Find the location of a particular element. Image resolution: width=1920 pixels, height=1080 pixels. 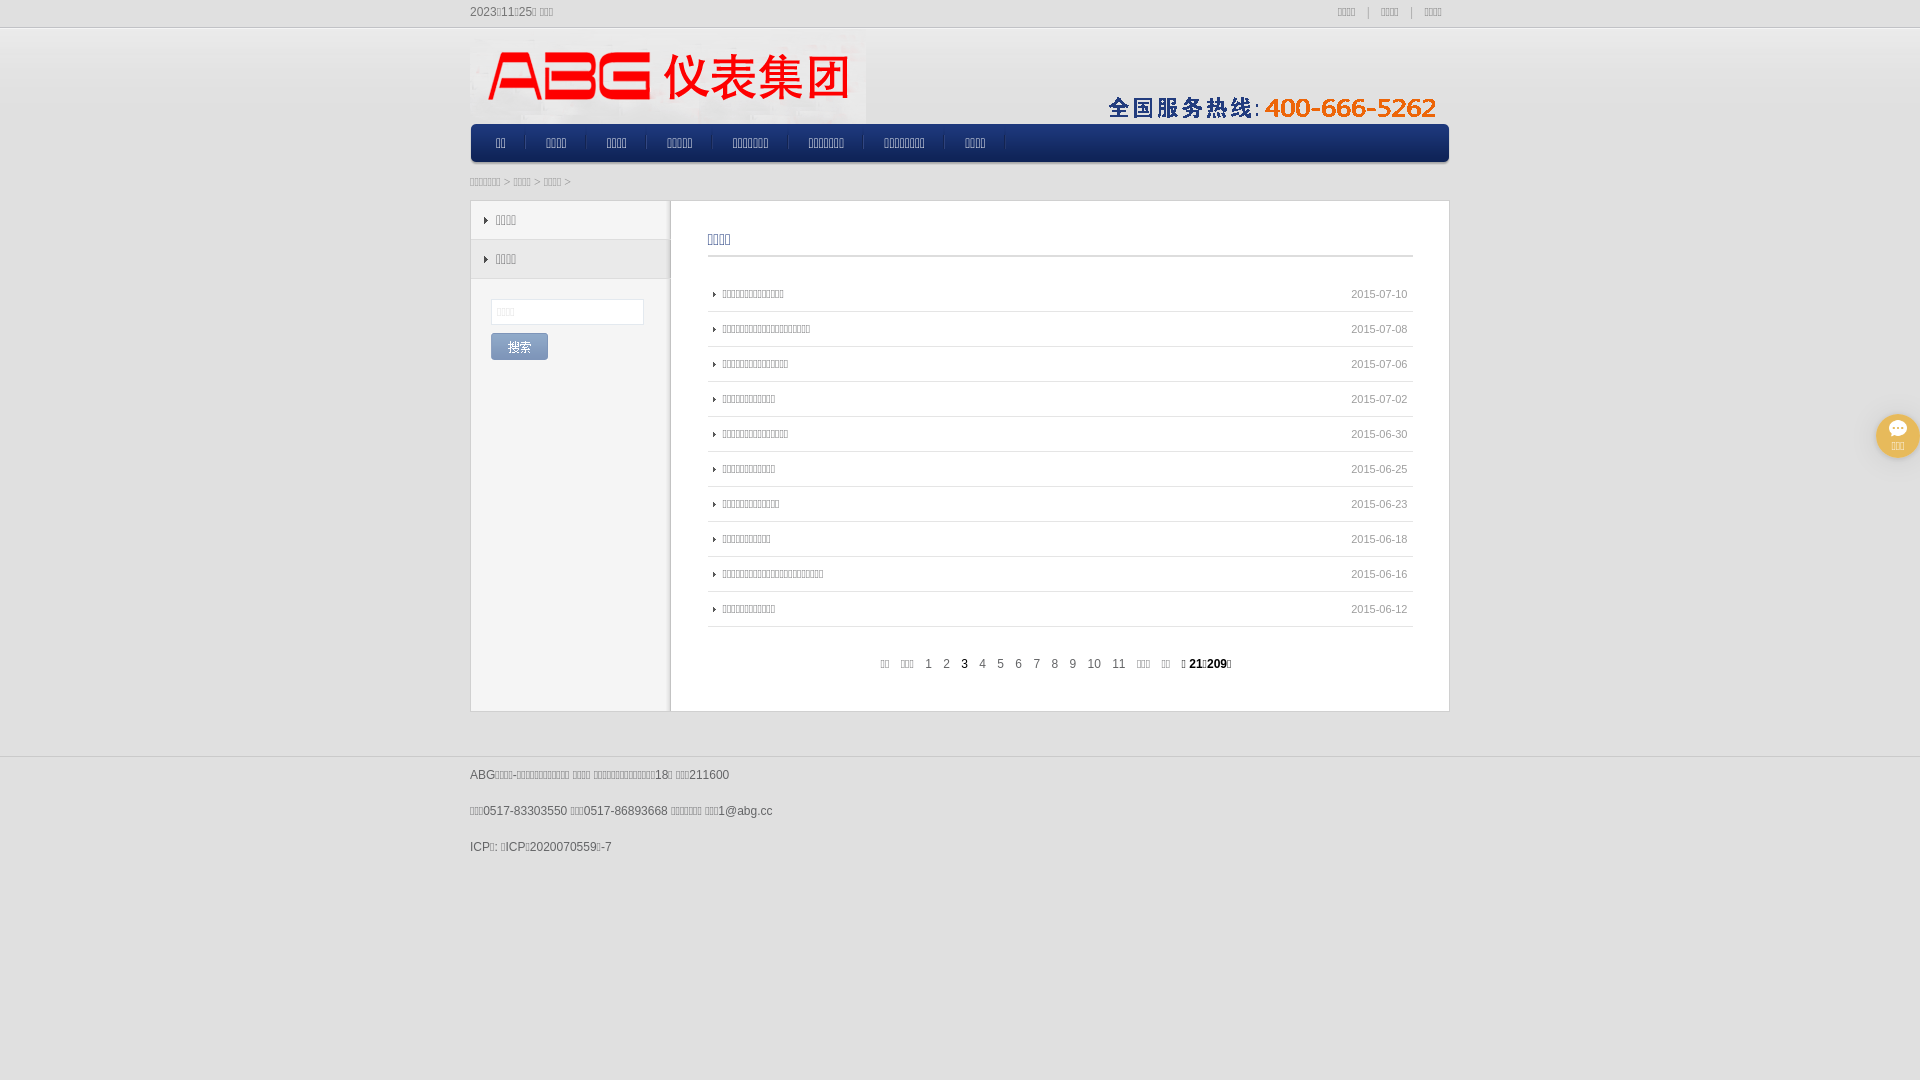

'10' is located at coordinates (1085, 663).